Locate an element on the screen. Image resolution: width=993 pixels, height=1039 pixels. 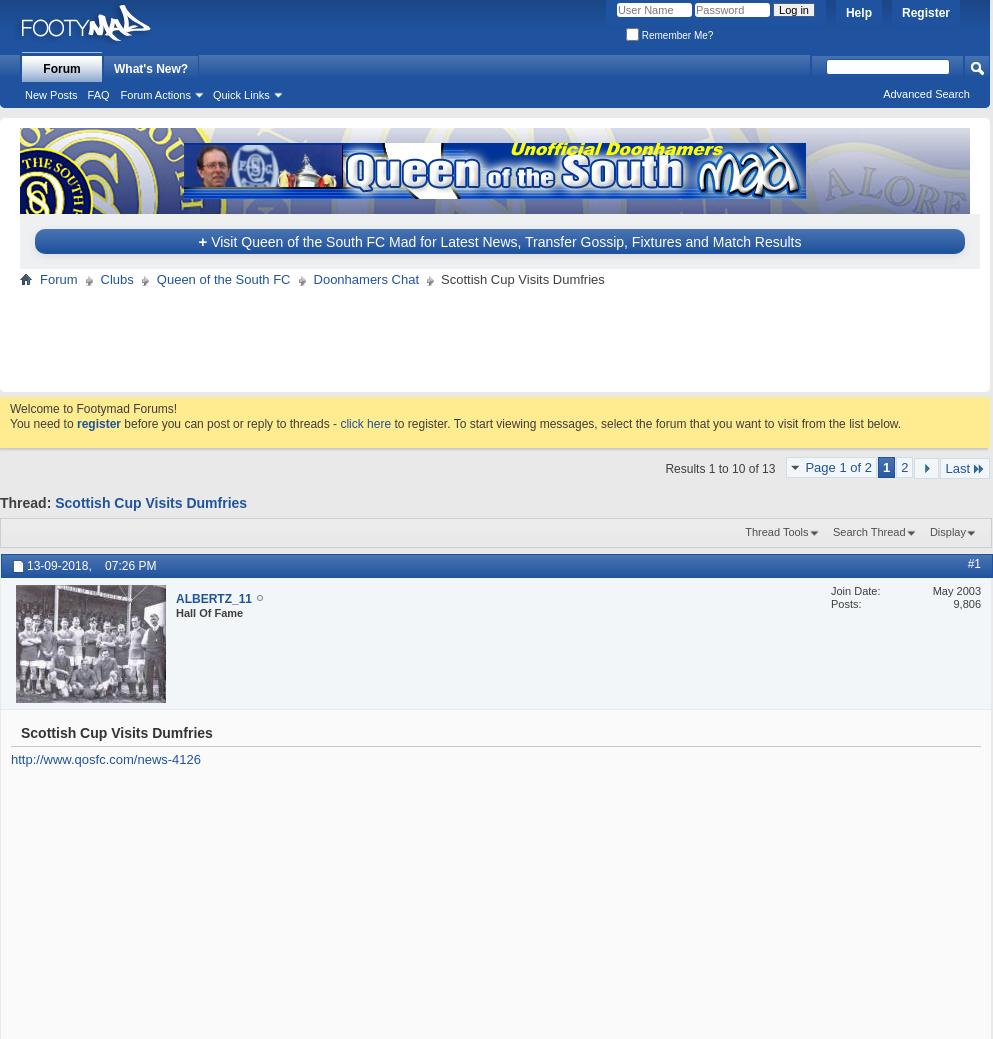
'2' is located at coordinates (904, 466).